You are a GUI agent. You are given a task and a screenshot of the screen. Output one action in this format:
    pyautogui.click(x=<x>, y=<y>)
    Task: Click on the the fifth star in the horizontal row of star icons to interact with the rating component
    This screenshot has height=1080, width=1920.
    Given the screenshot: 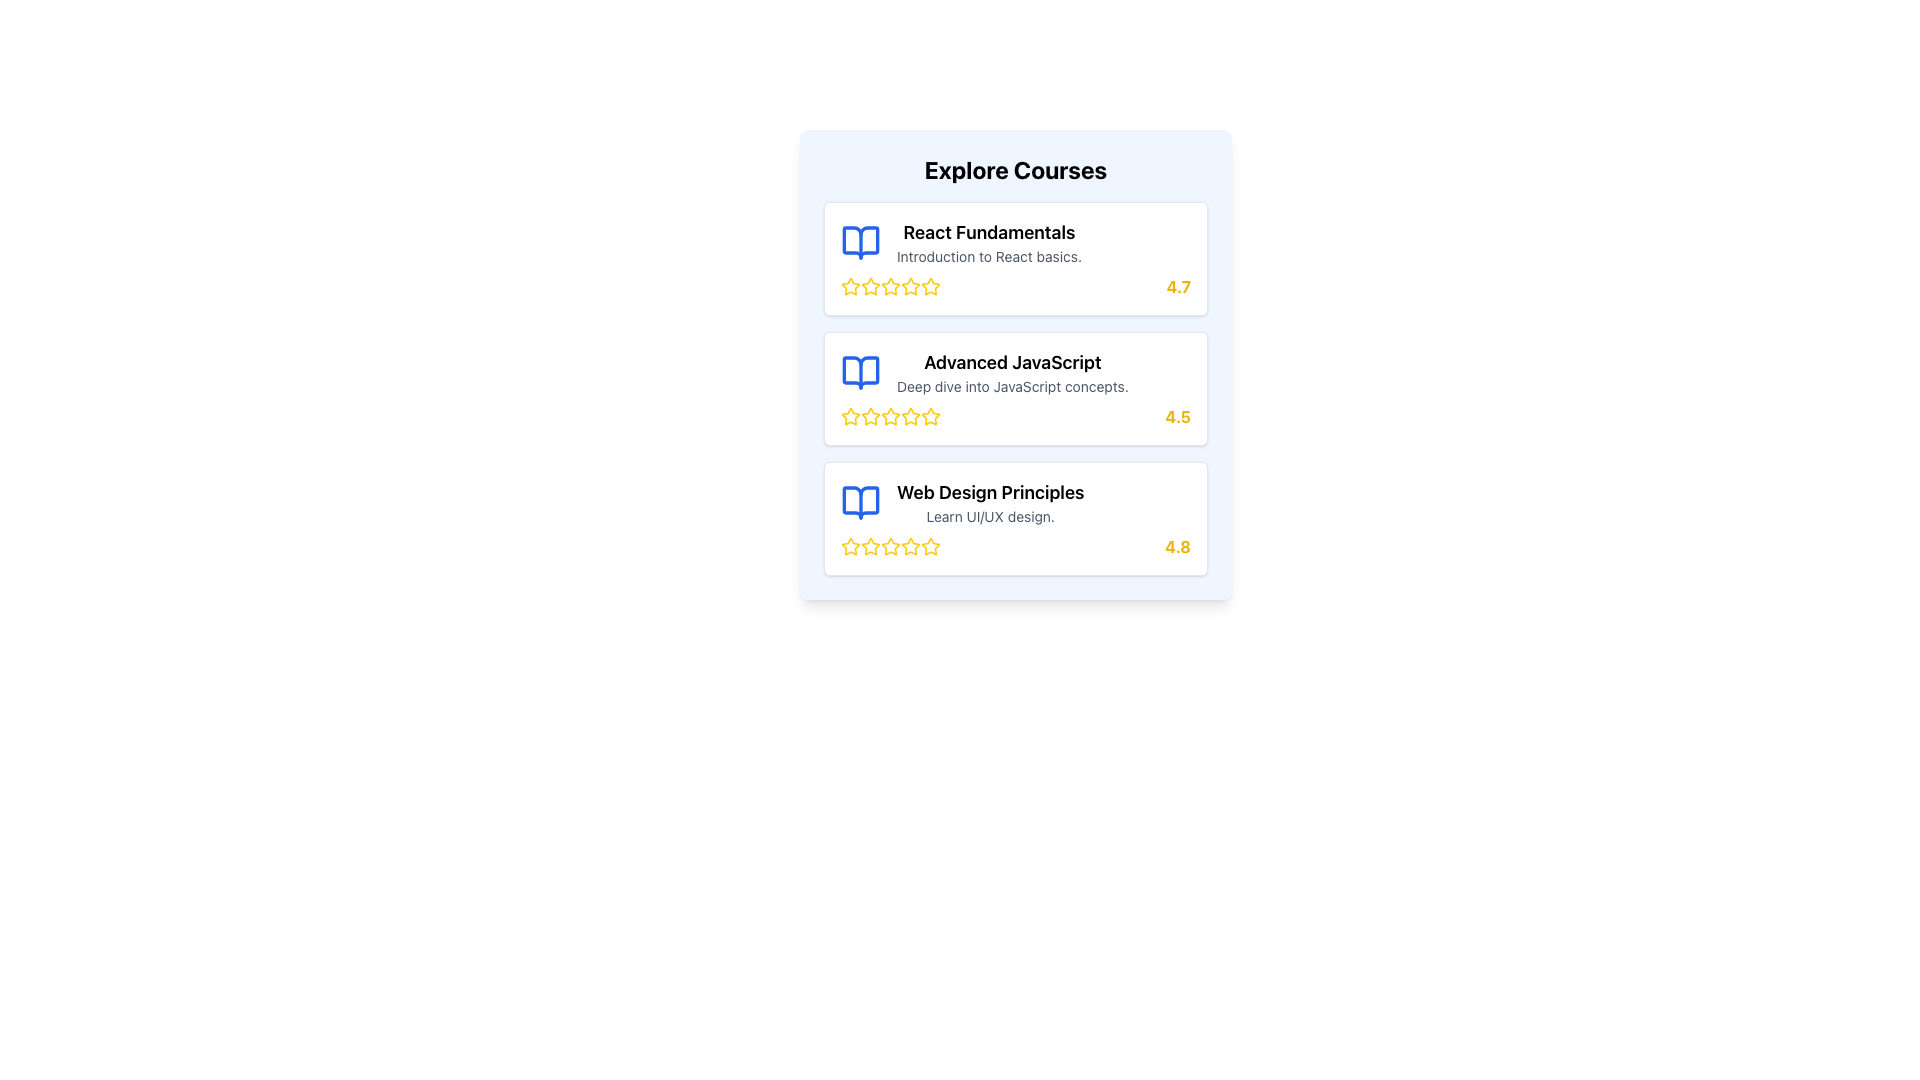 What is the action you would take?
    pyautogui.click(x=849, y=546)
    